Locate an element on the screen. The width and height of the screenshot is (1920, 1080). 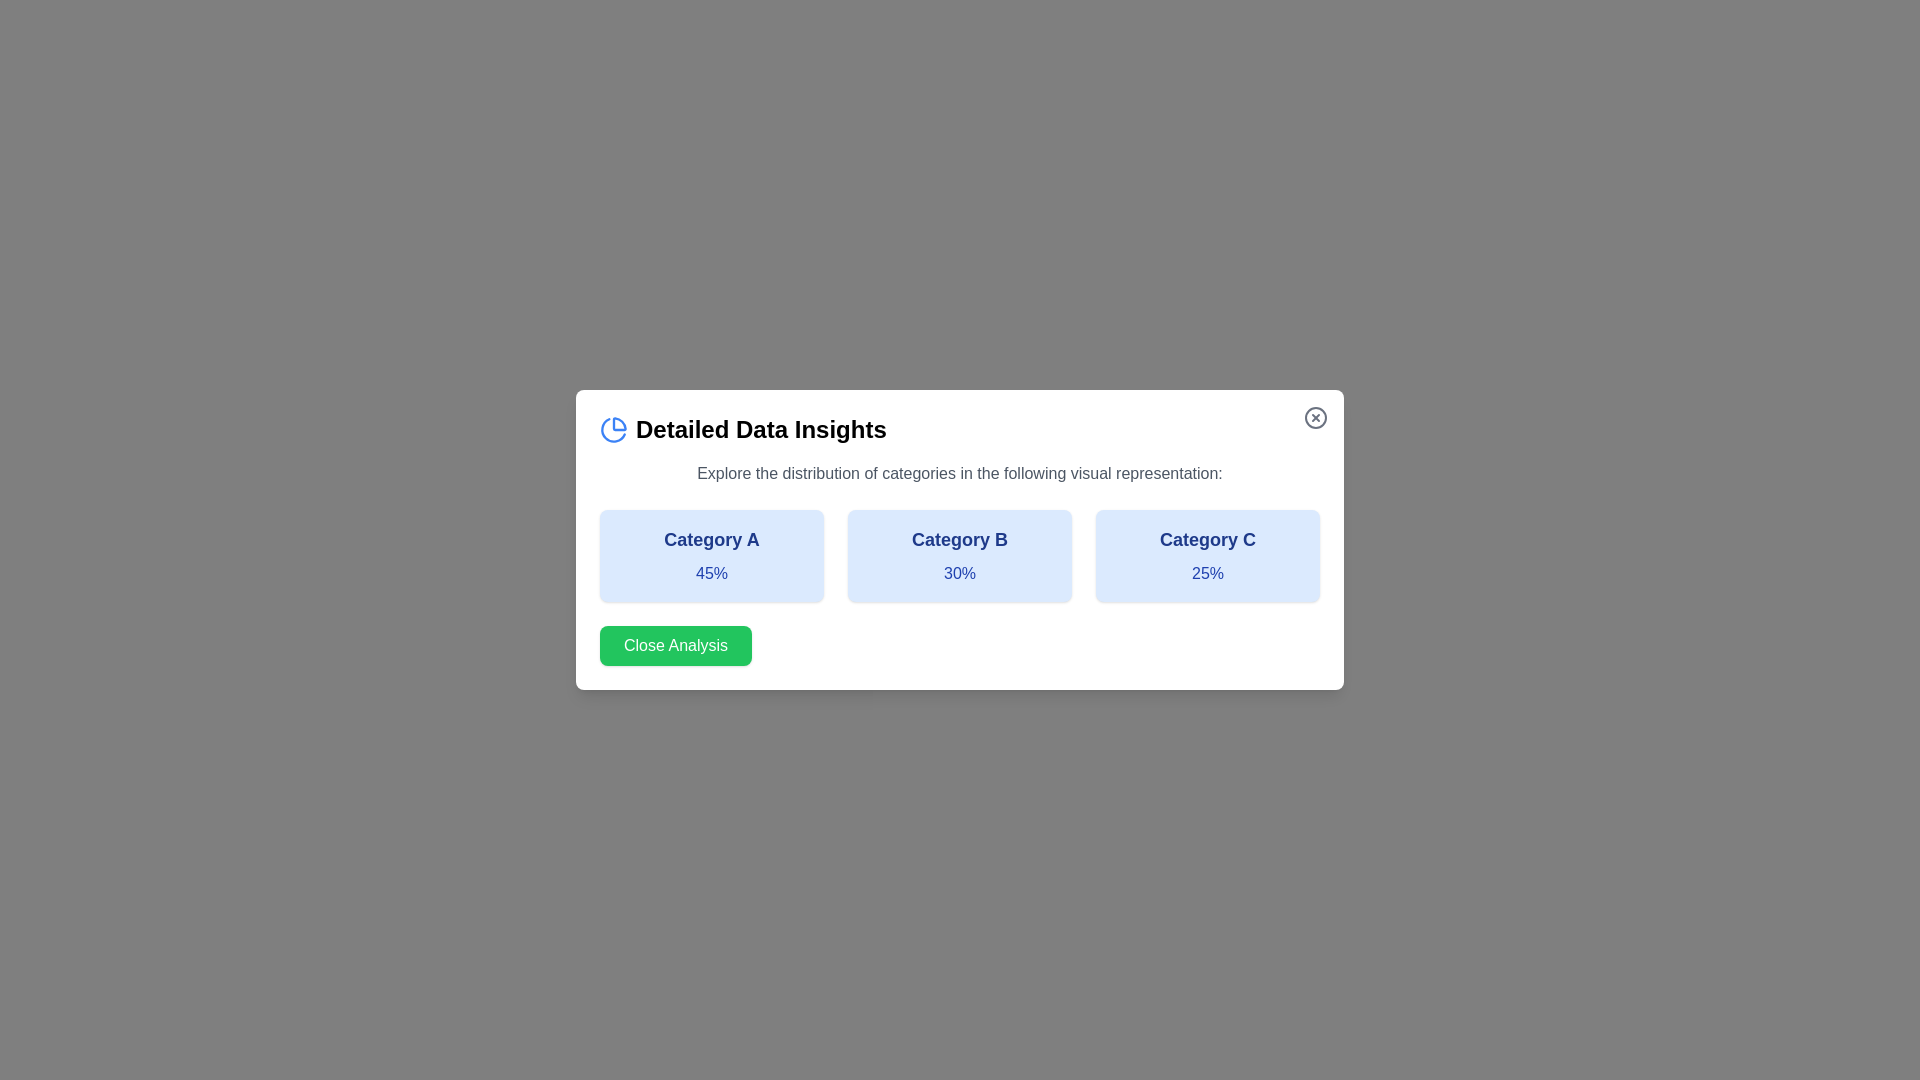
the circular close button with an 'X' icon at the top-right corner of the 'Detailed Data Insights' modal to change its color is located at coordinates (1315, 416).